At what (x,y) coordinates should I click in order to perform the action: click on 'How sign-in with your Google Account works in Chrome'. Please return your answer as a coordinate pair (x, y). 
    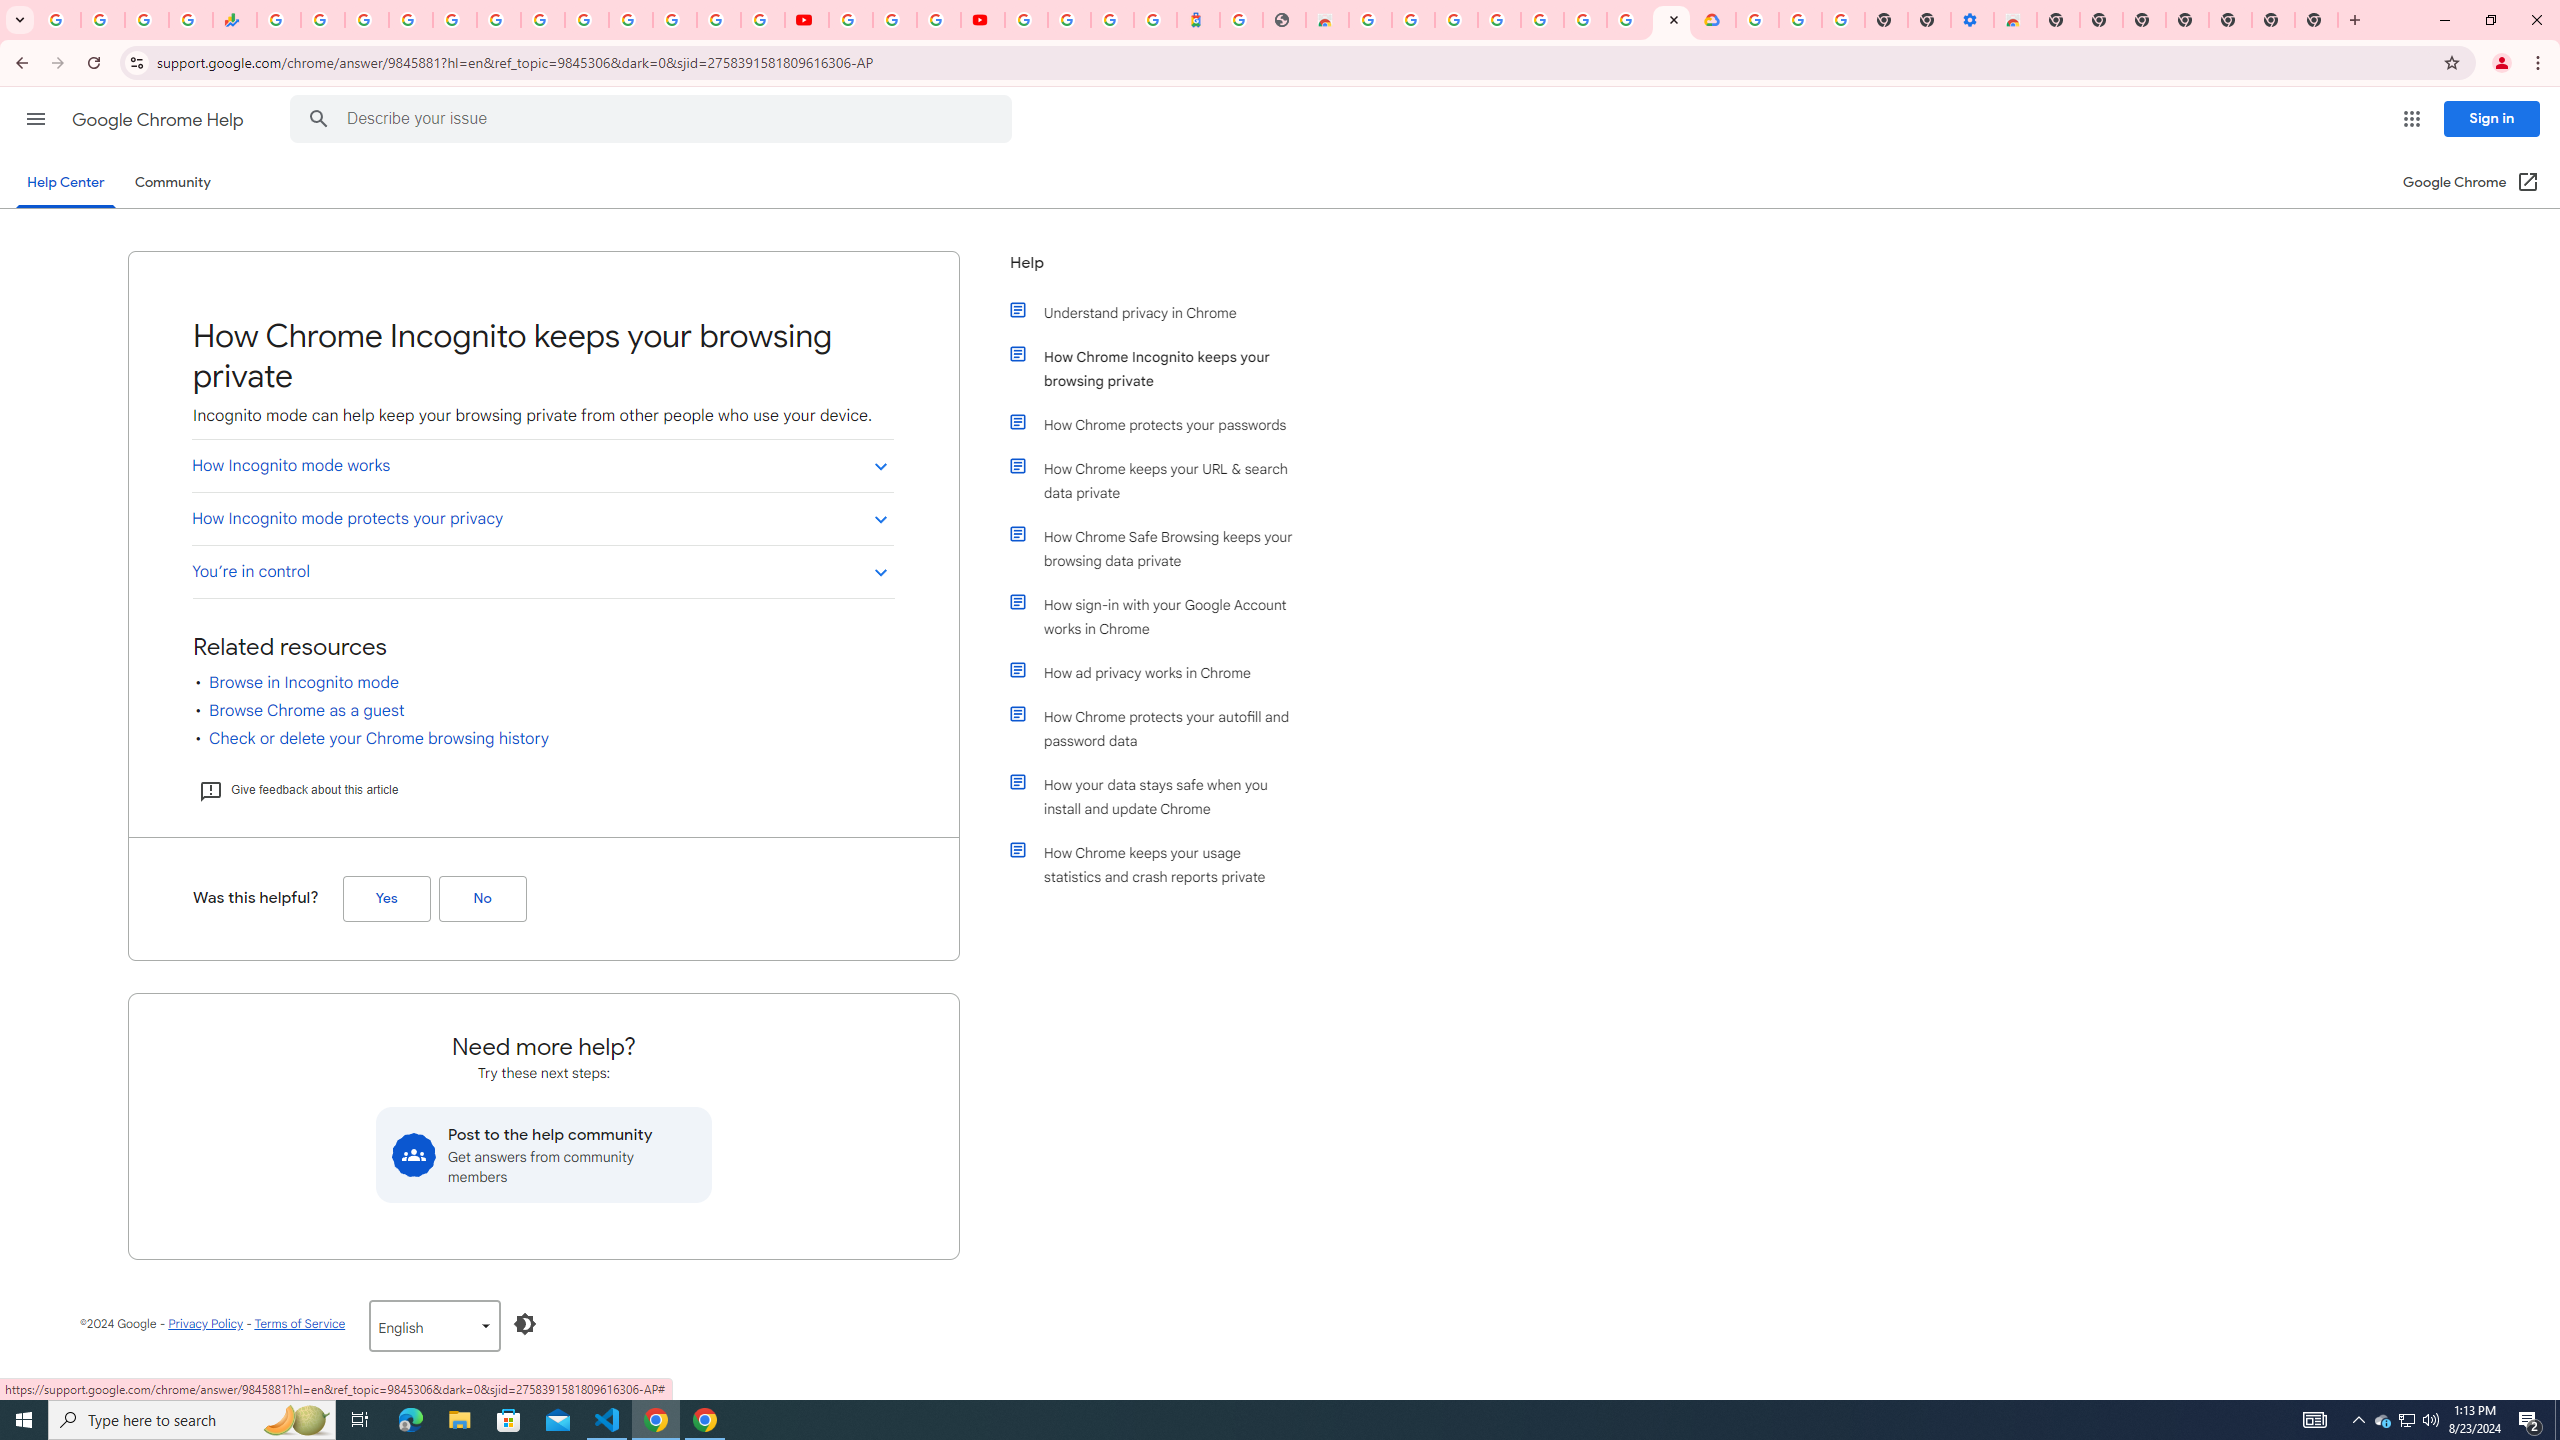
    Looking at the image, I should click on (1162, 616).